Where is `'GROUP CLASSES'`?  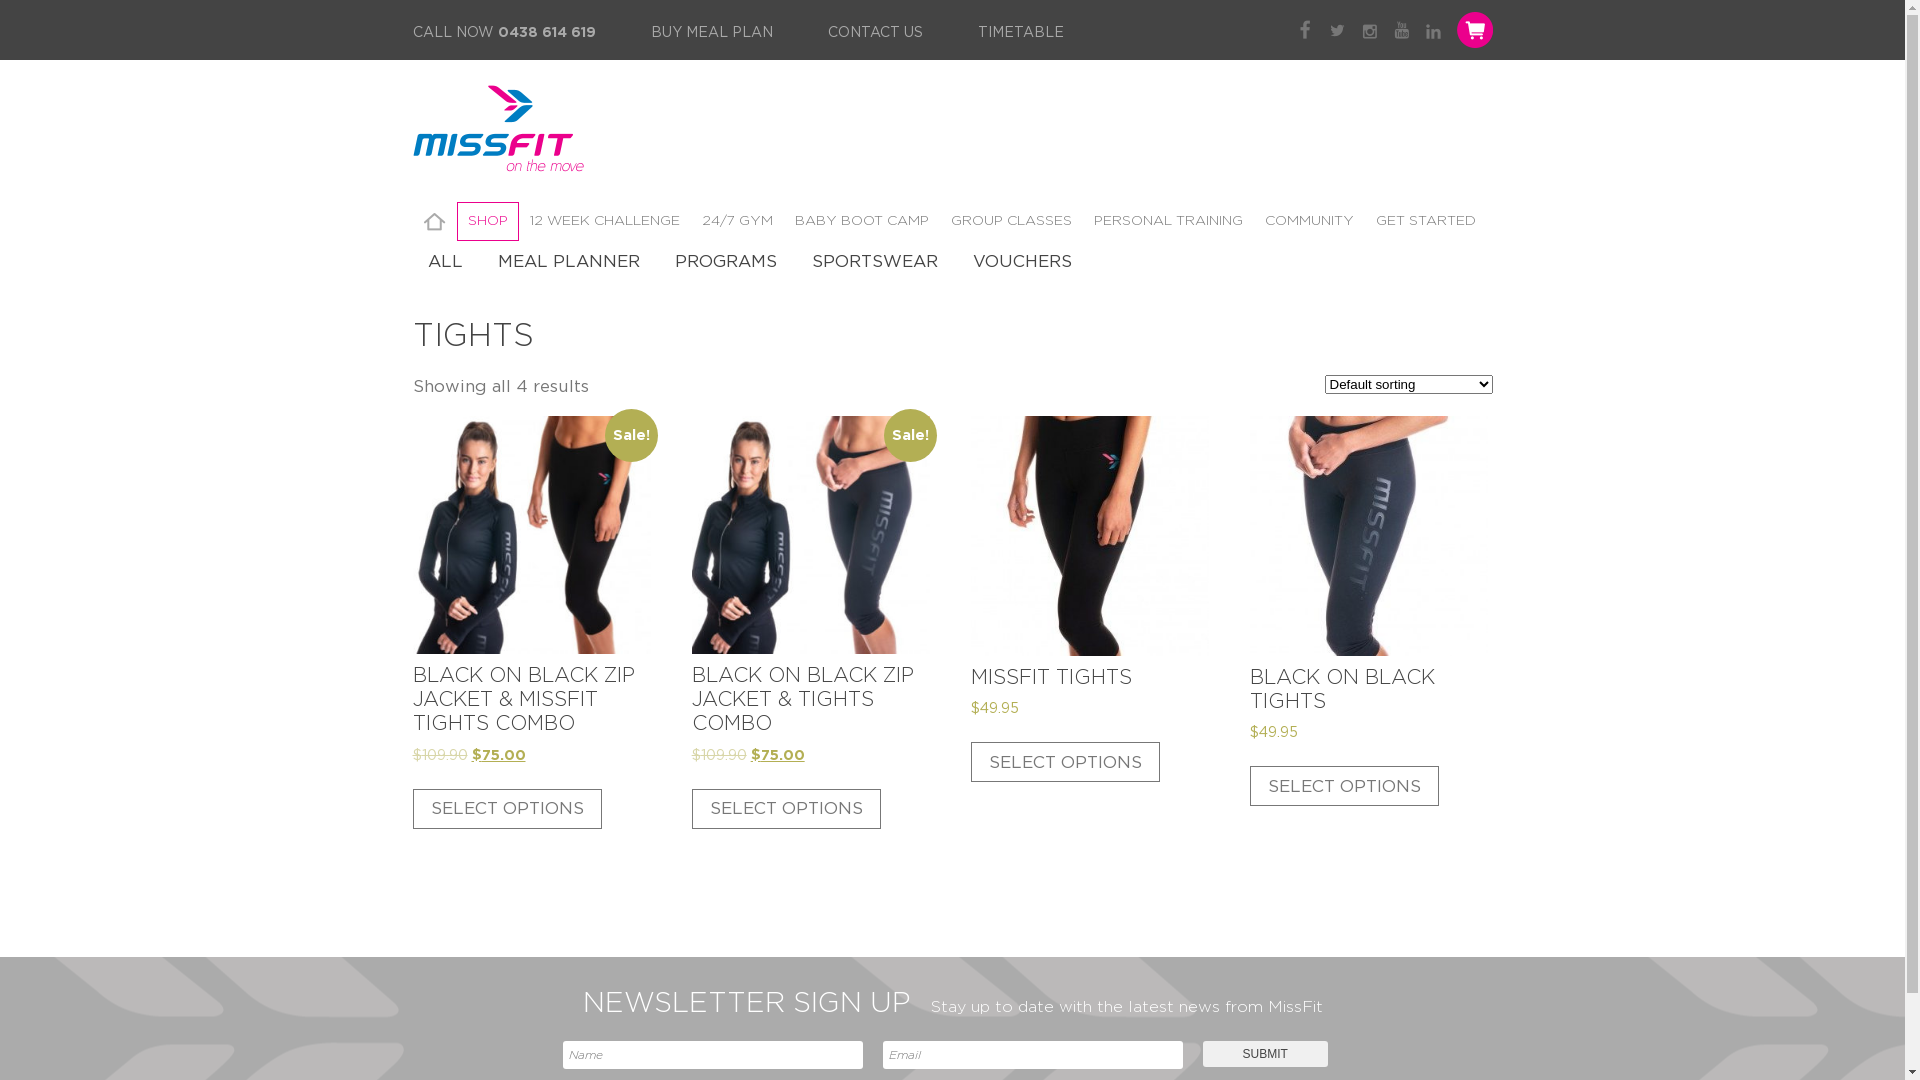 'GROUP CLASSES' is located at coordinates (1011, 221).